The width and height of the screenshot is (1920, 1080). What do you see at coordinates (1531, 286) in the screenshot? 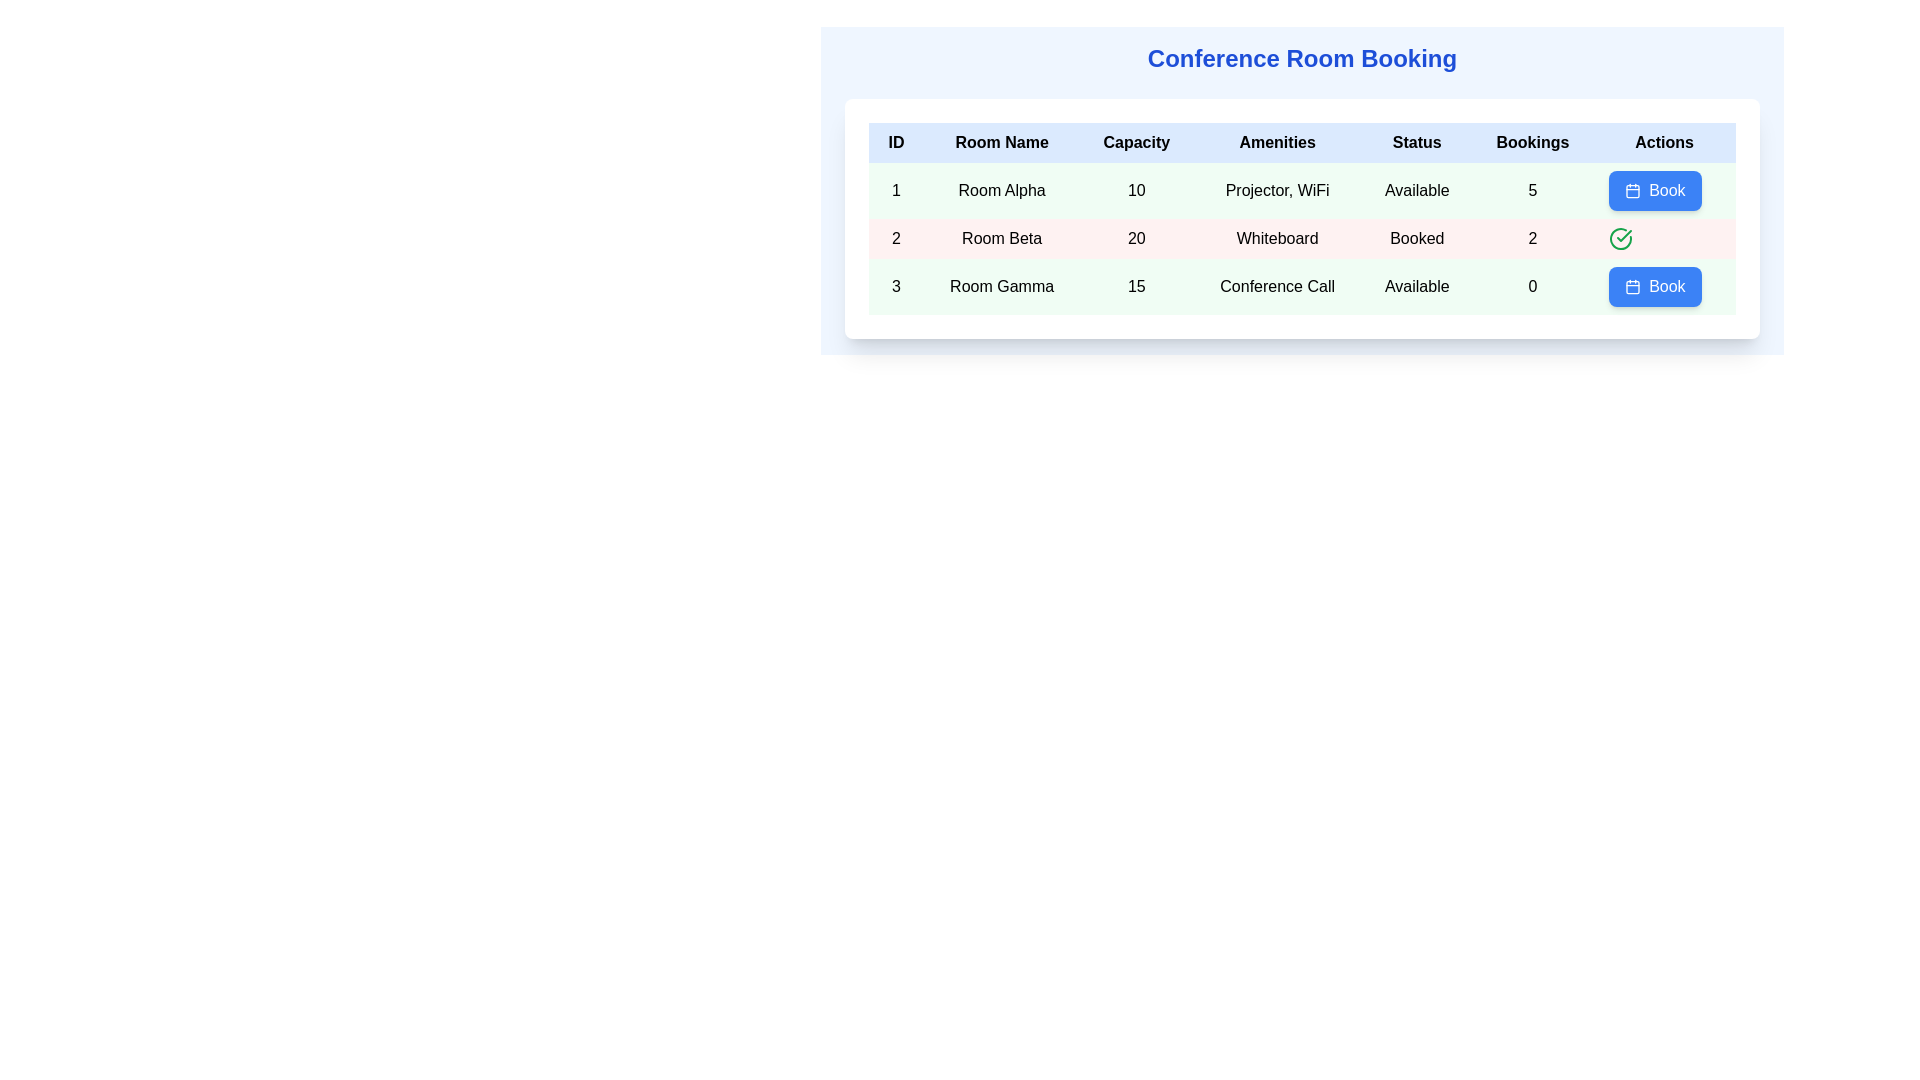
I see `the static text '0' located in the 'Bookings' column of the third row for 'Room Gamma'` at bounding box center [1531, 286].